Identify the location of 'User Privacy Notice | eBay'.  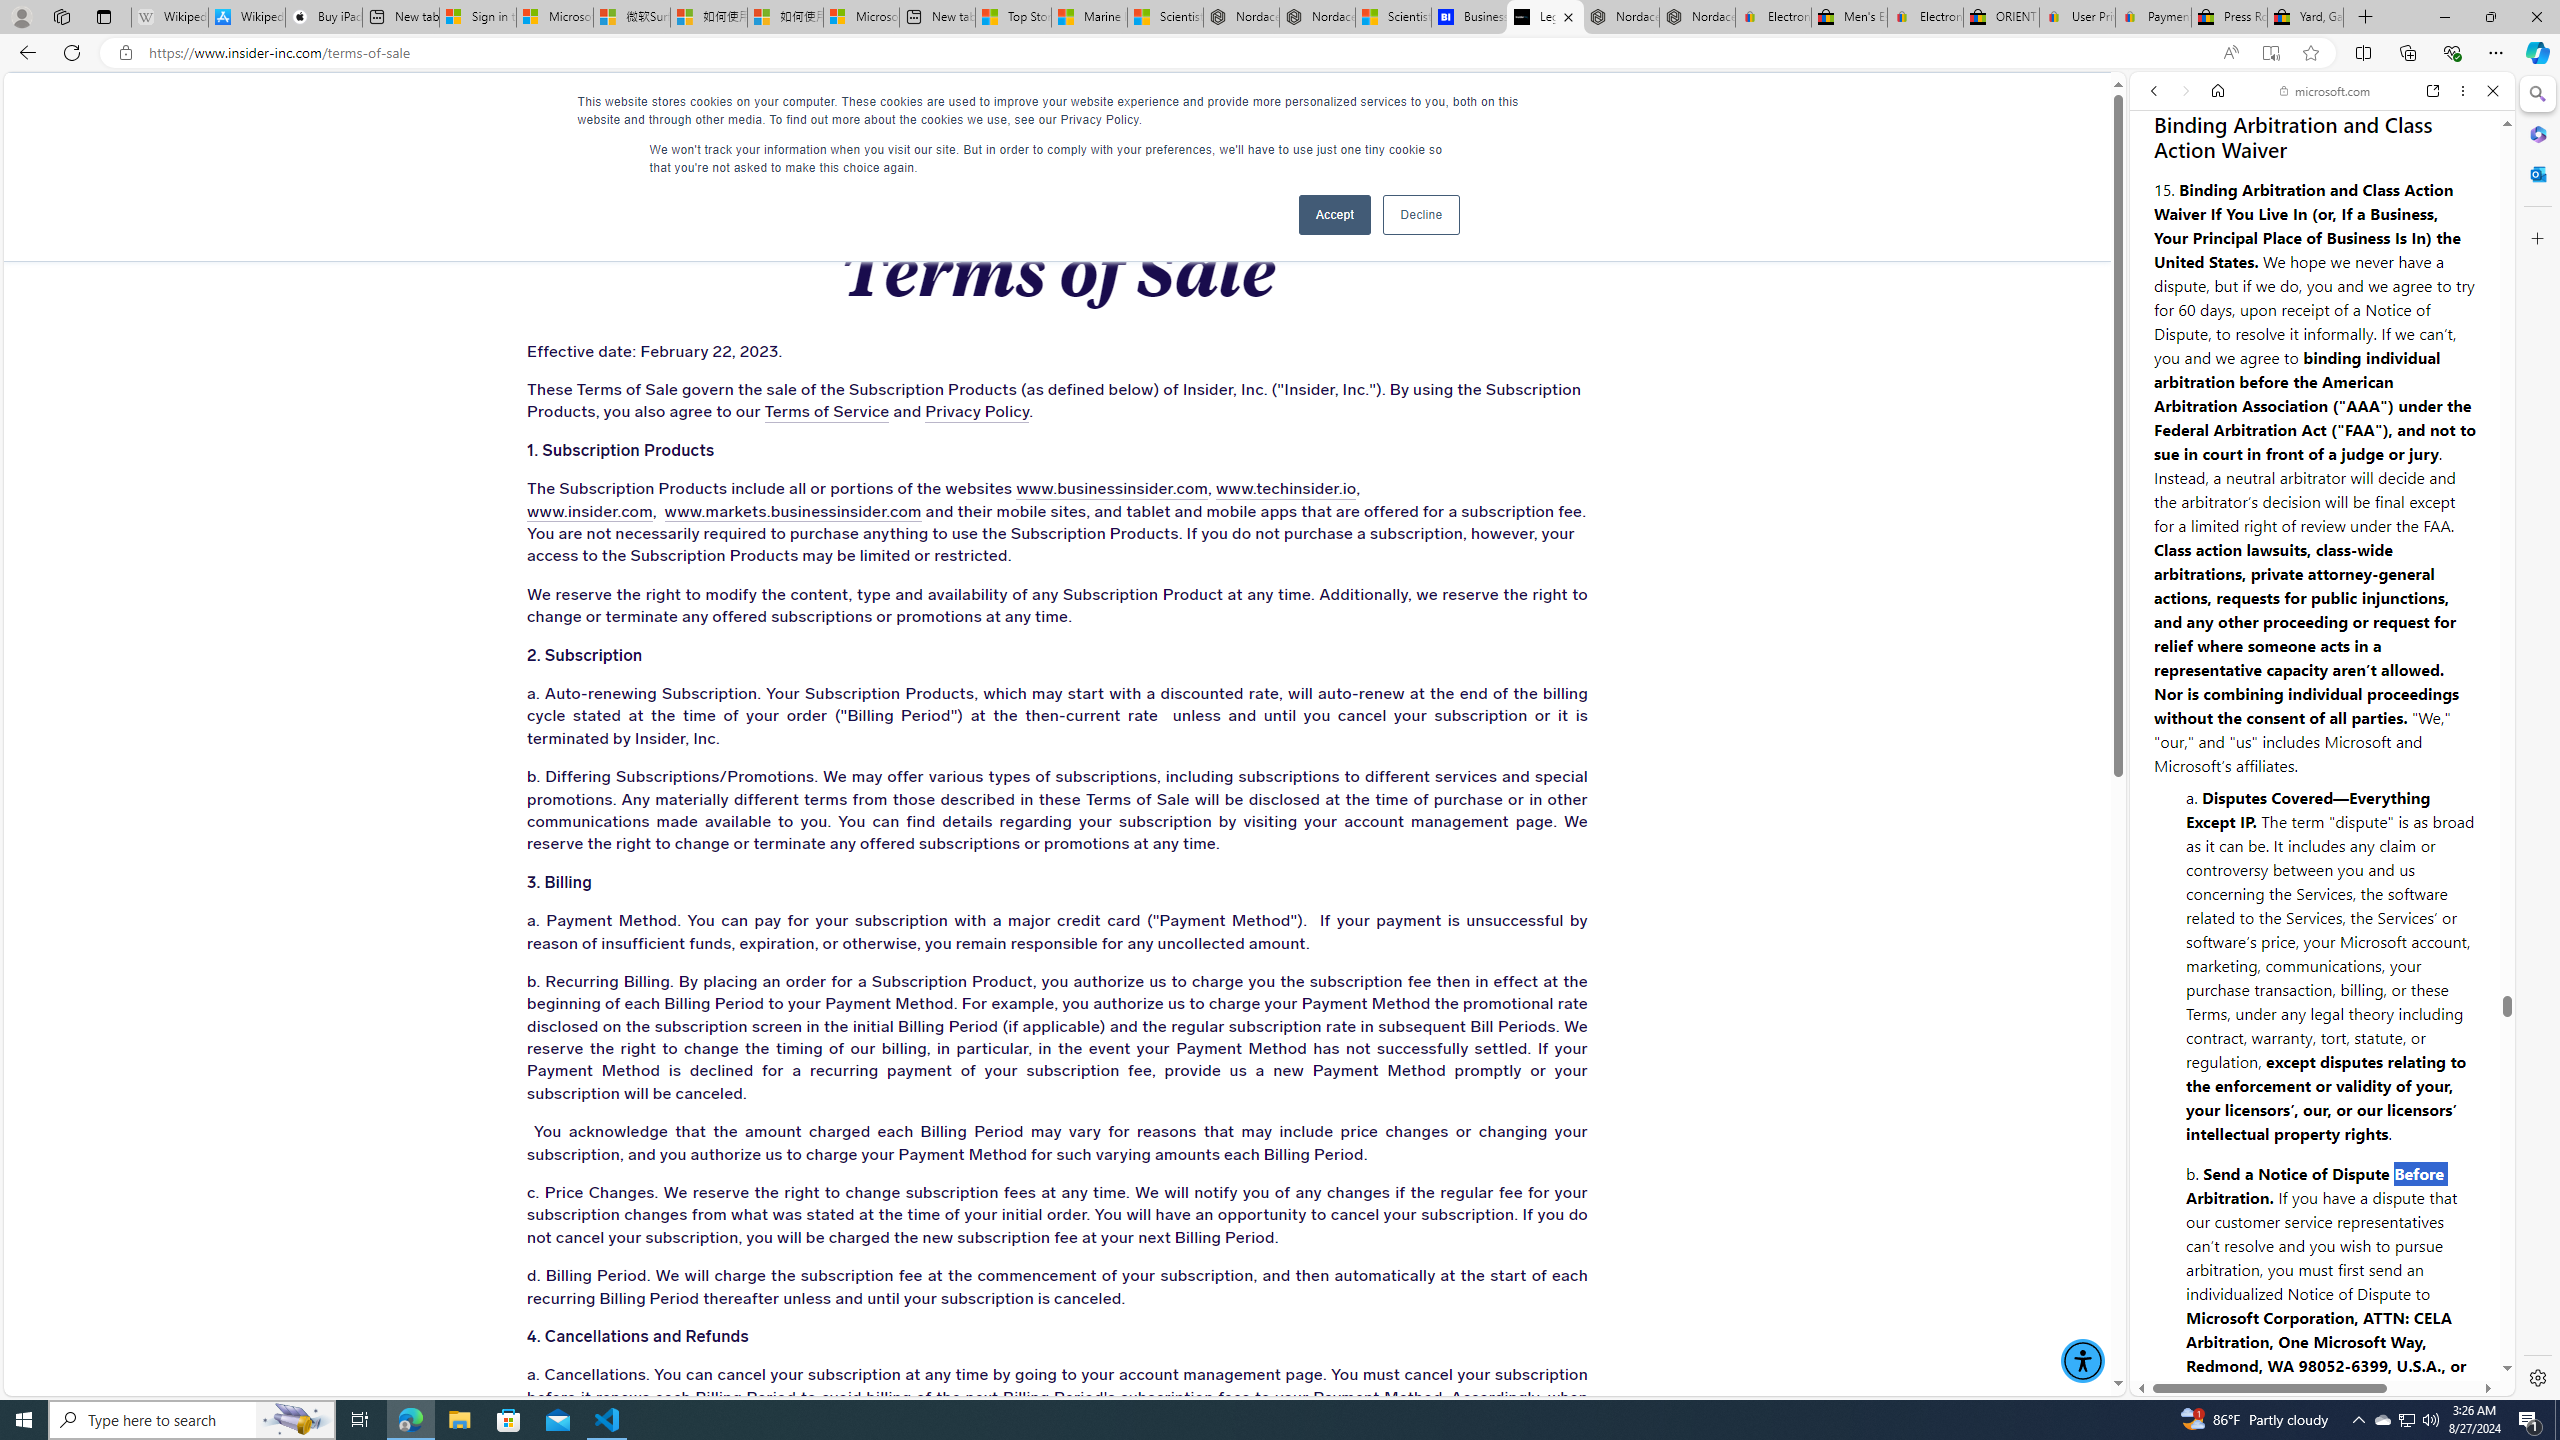
(2076, 16).